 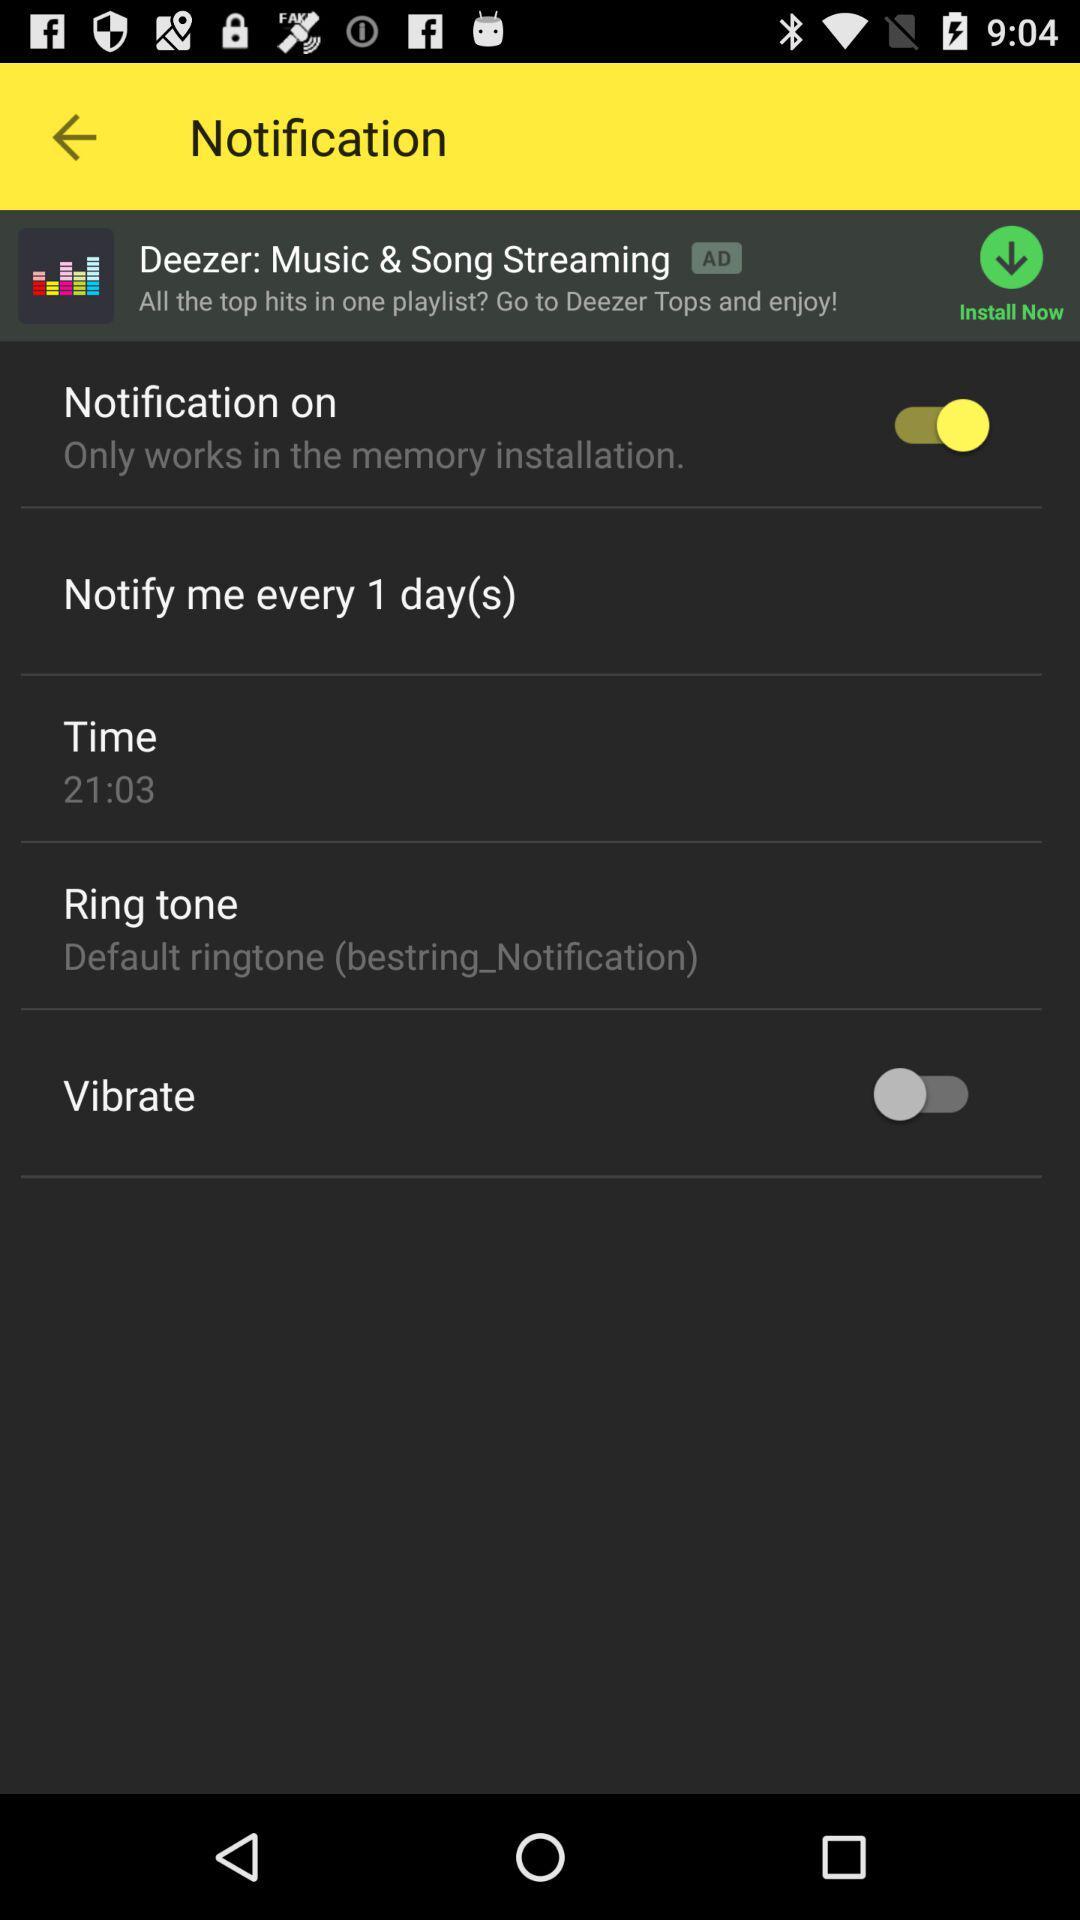 What do you see at coordinates (530, 675) in the screenshot?
I see `item below the notify me every icon` at bounding box center [530, 675].